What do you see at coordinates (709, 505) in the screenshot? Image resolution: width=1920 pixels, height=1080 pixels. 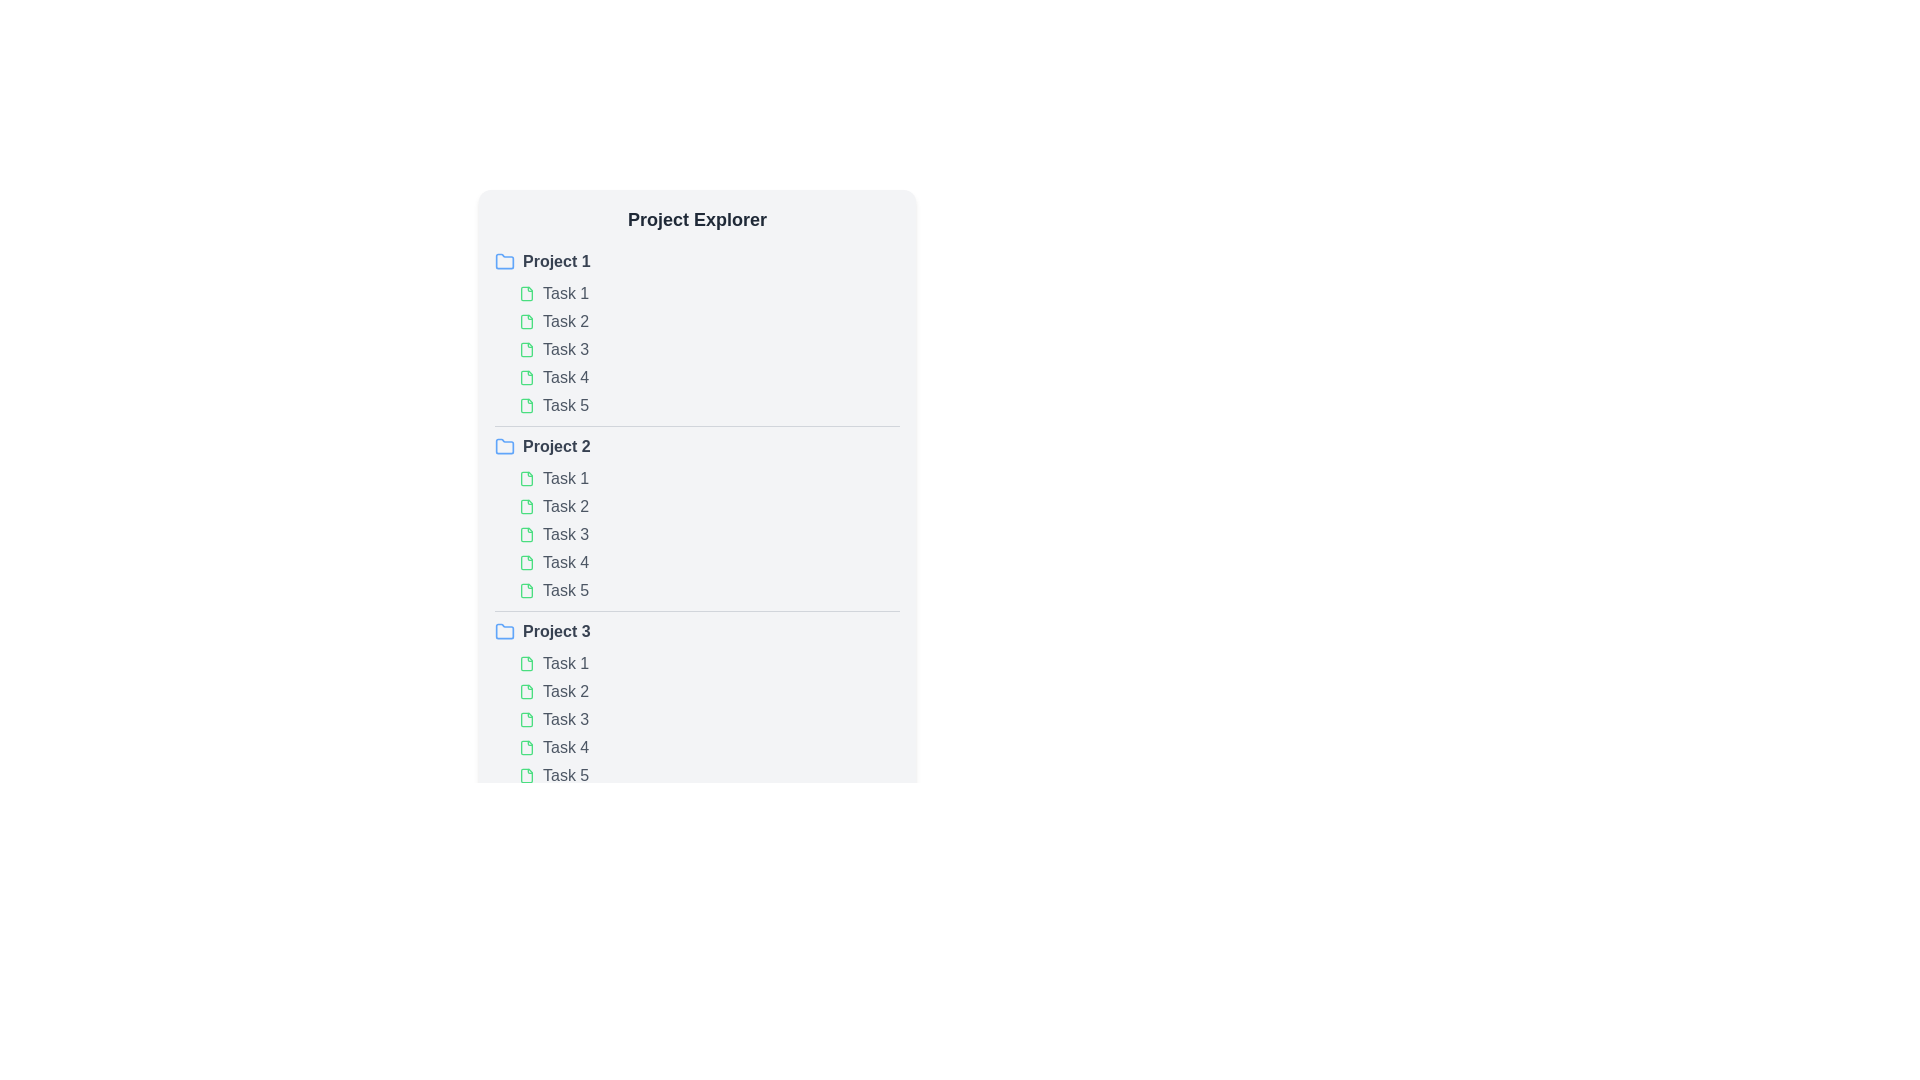 I see `the List item labeled 'Task 2' under the 'Project 2' section` at bounding box center [709, 505].